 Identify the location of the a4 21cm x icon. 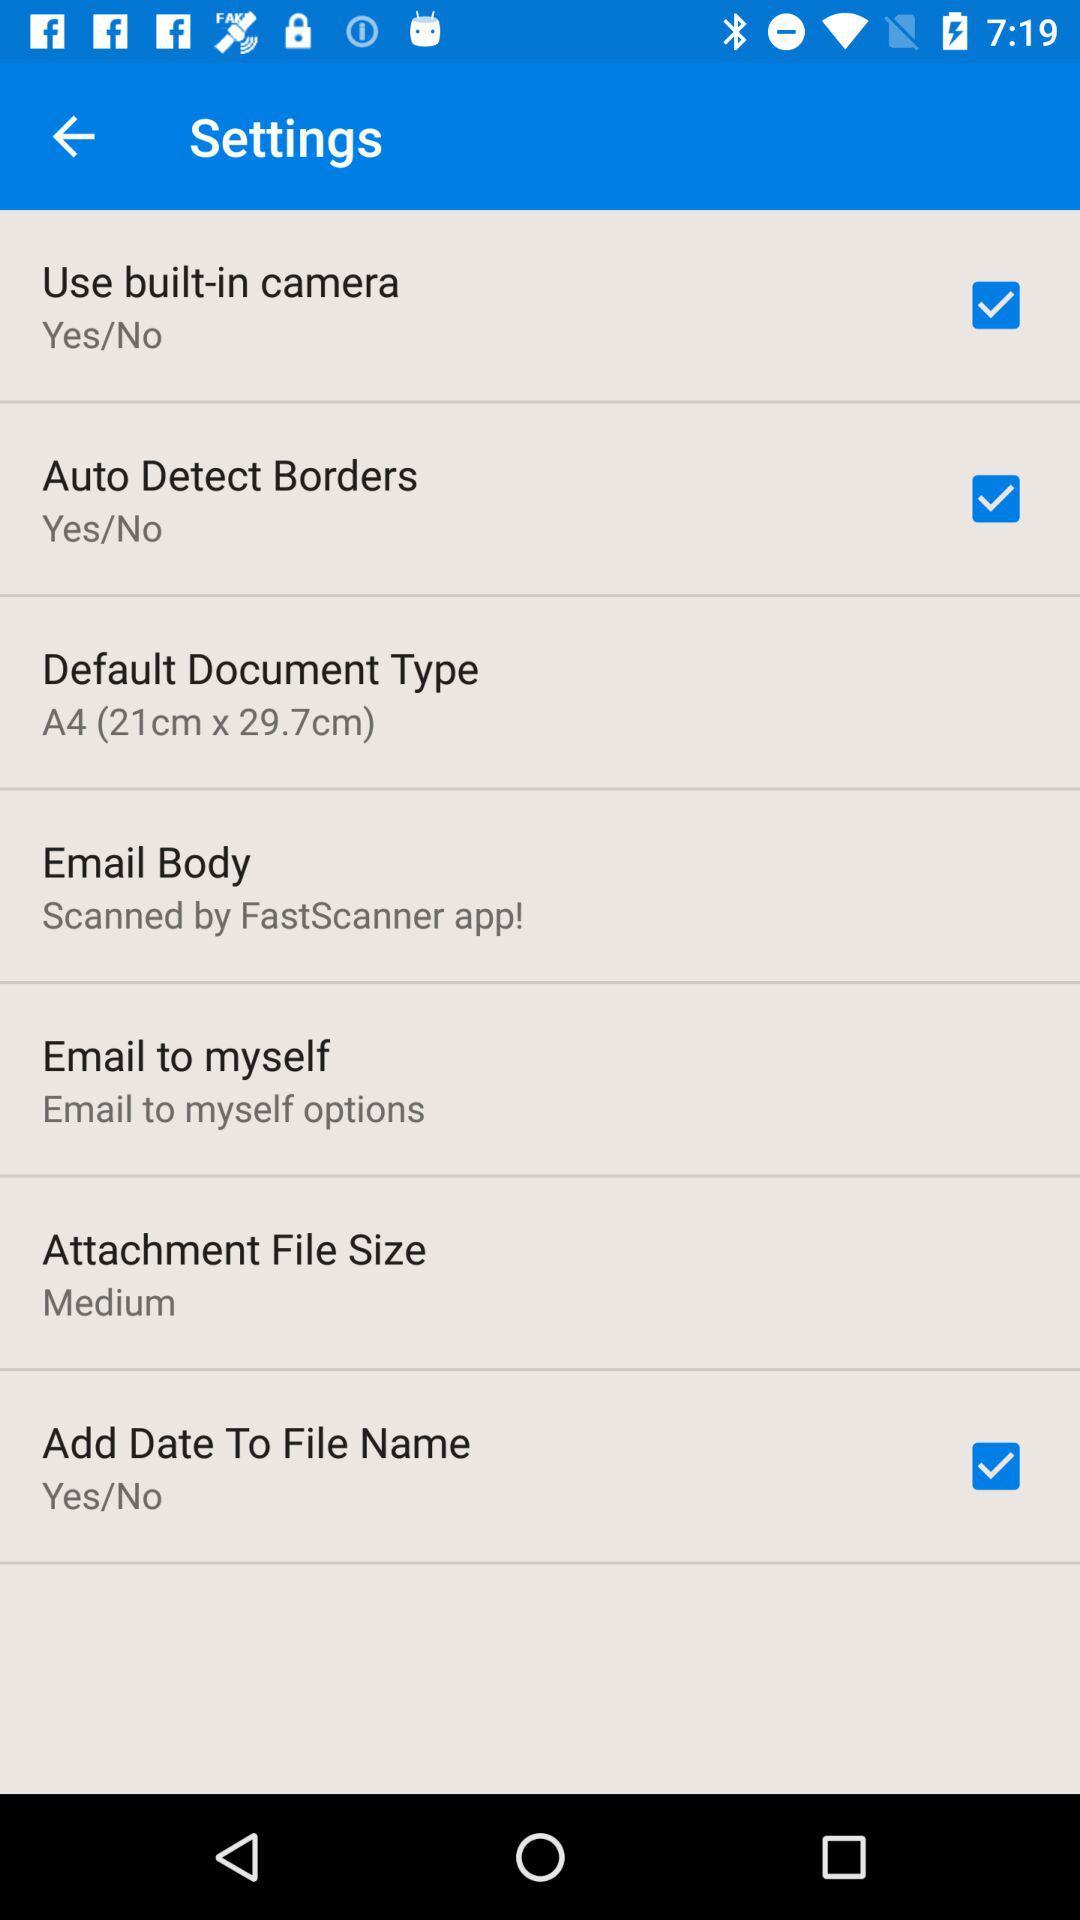
(208, 720).